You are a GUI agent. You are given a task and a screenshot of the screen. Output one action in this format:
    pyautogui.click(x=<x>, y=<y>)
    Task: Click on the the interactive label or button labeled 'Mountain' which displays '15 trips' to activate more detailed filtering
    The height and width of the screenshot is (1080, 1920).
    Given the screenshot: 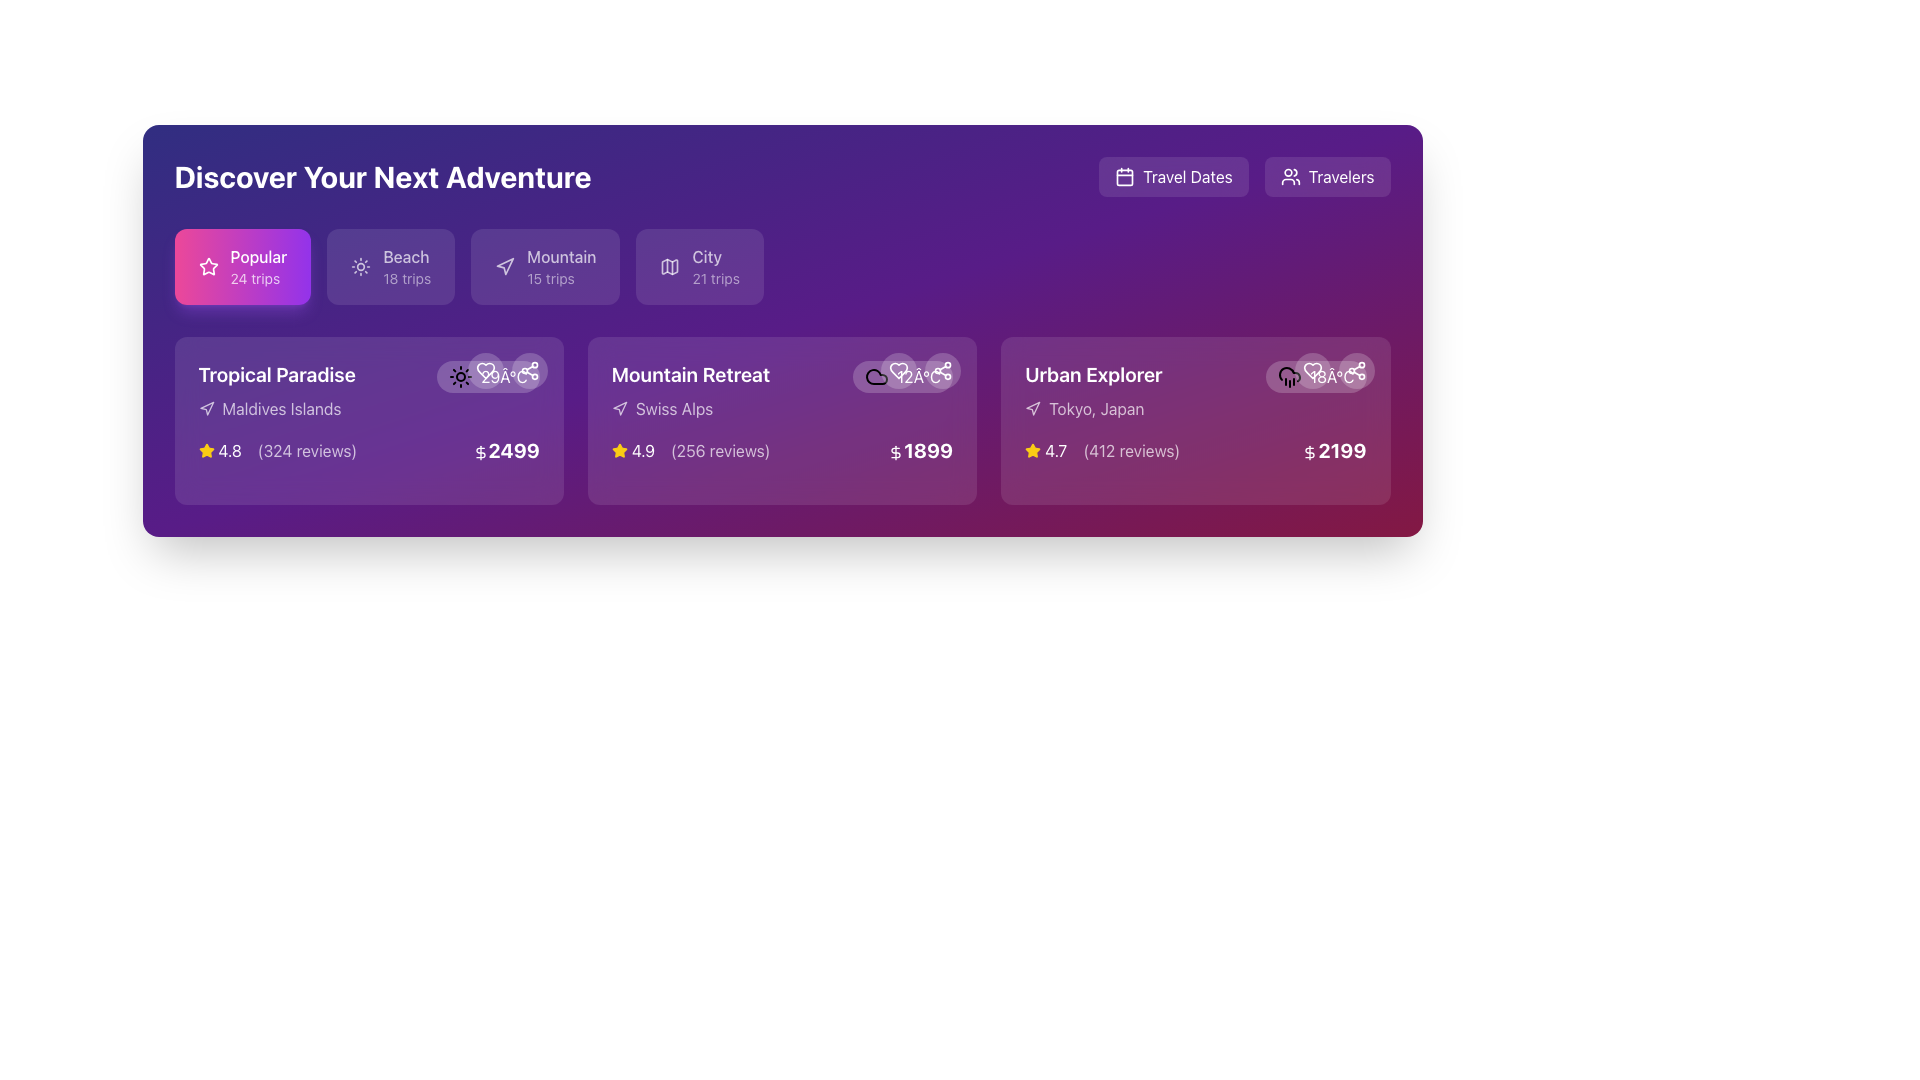 What is the action you would take?
    pyautogui.click(x=560, y=265)
    